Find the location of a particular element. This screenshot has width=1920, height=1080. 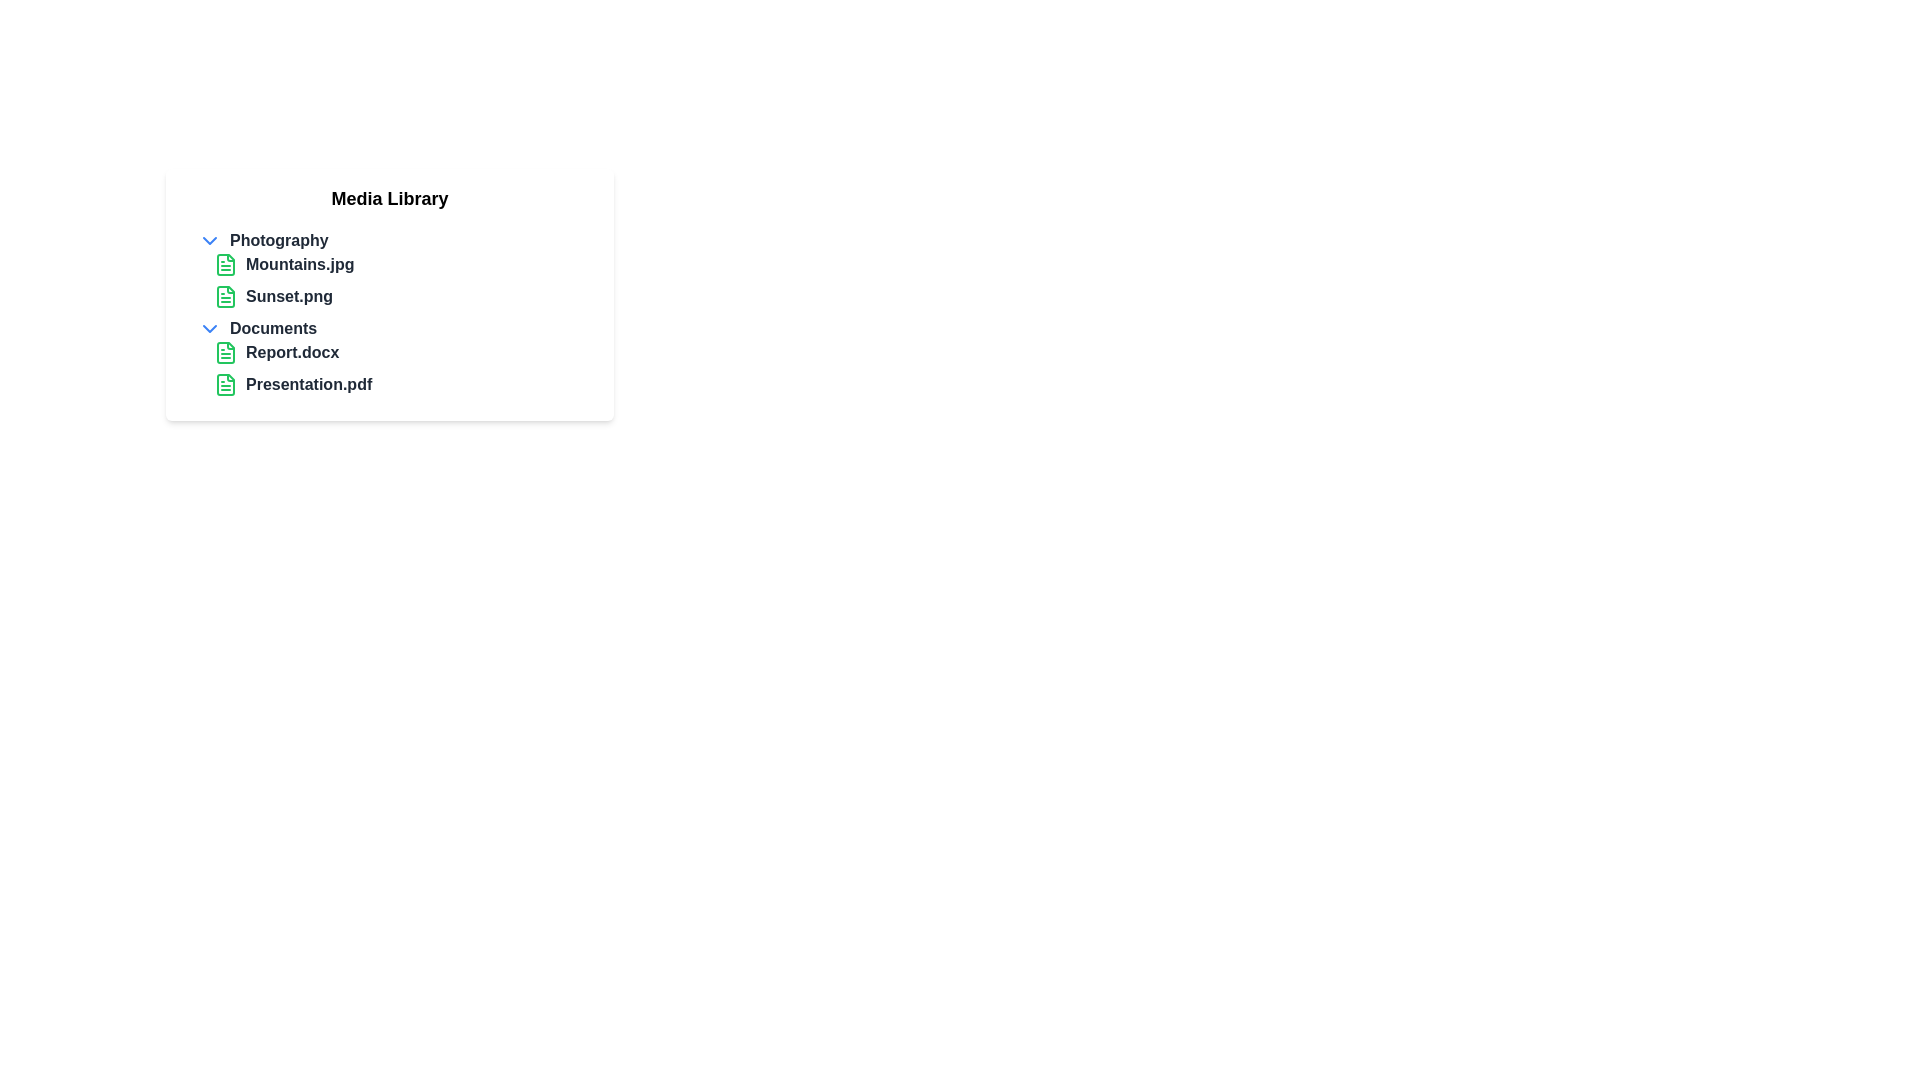

the file entry 'Sunset.png' in the Photography section of the Media Library is located at coordinates (398, 281).